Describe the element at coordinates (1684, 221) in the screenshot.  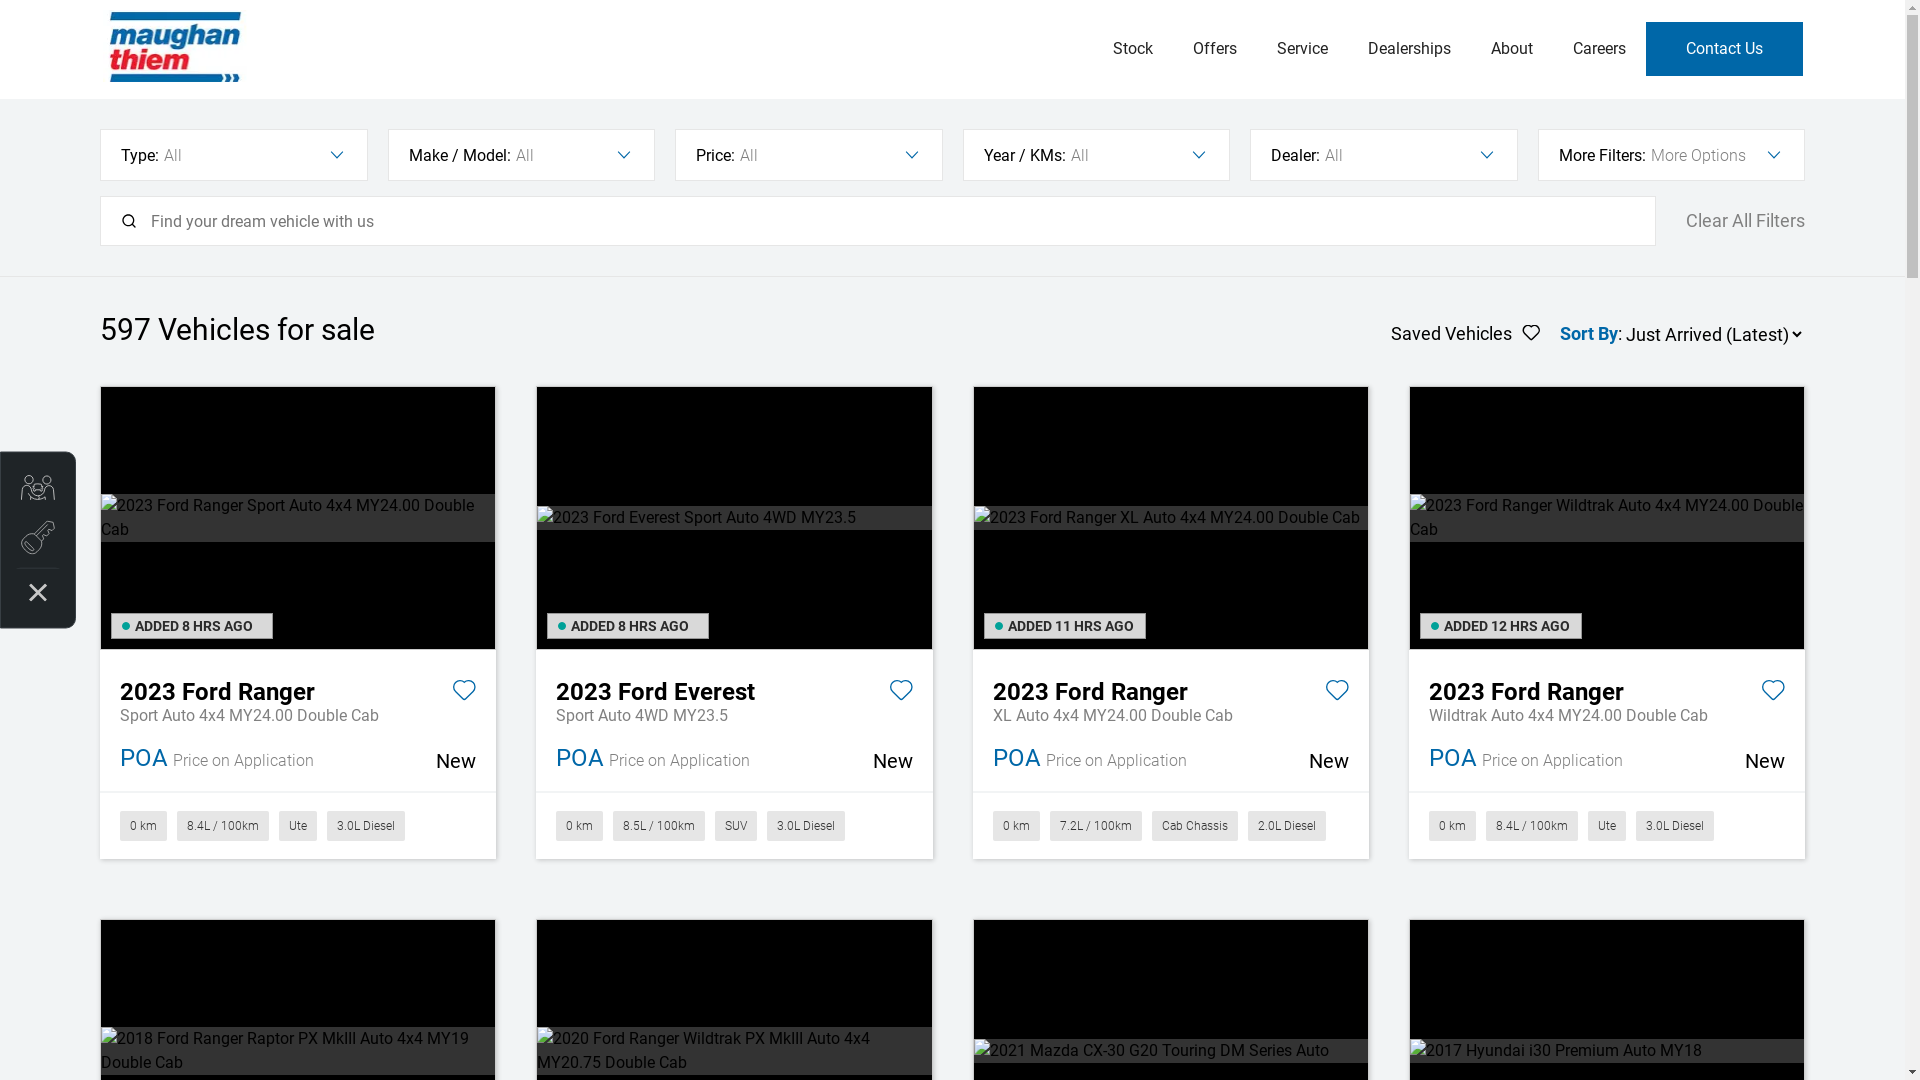
I see `'Clear All Filters'` at that location.